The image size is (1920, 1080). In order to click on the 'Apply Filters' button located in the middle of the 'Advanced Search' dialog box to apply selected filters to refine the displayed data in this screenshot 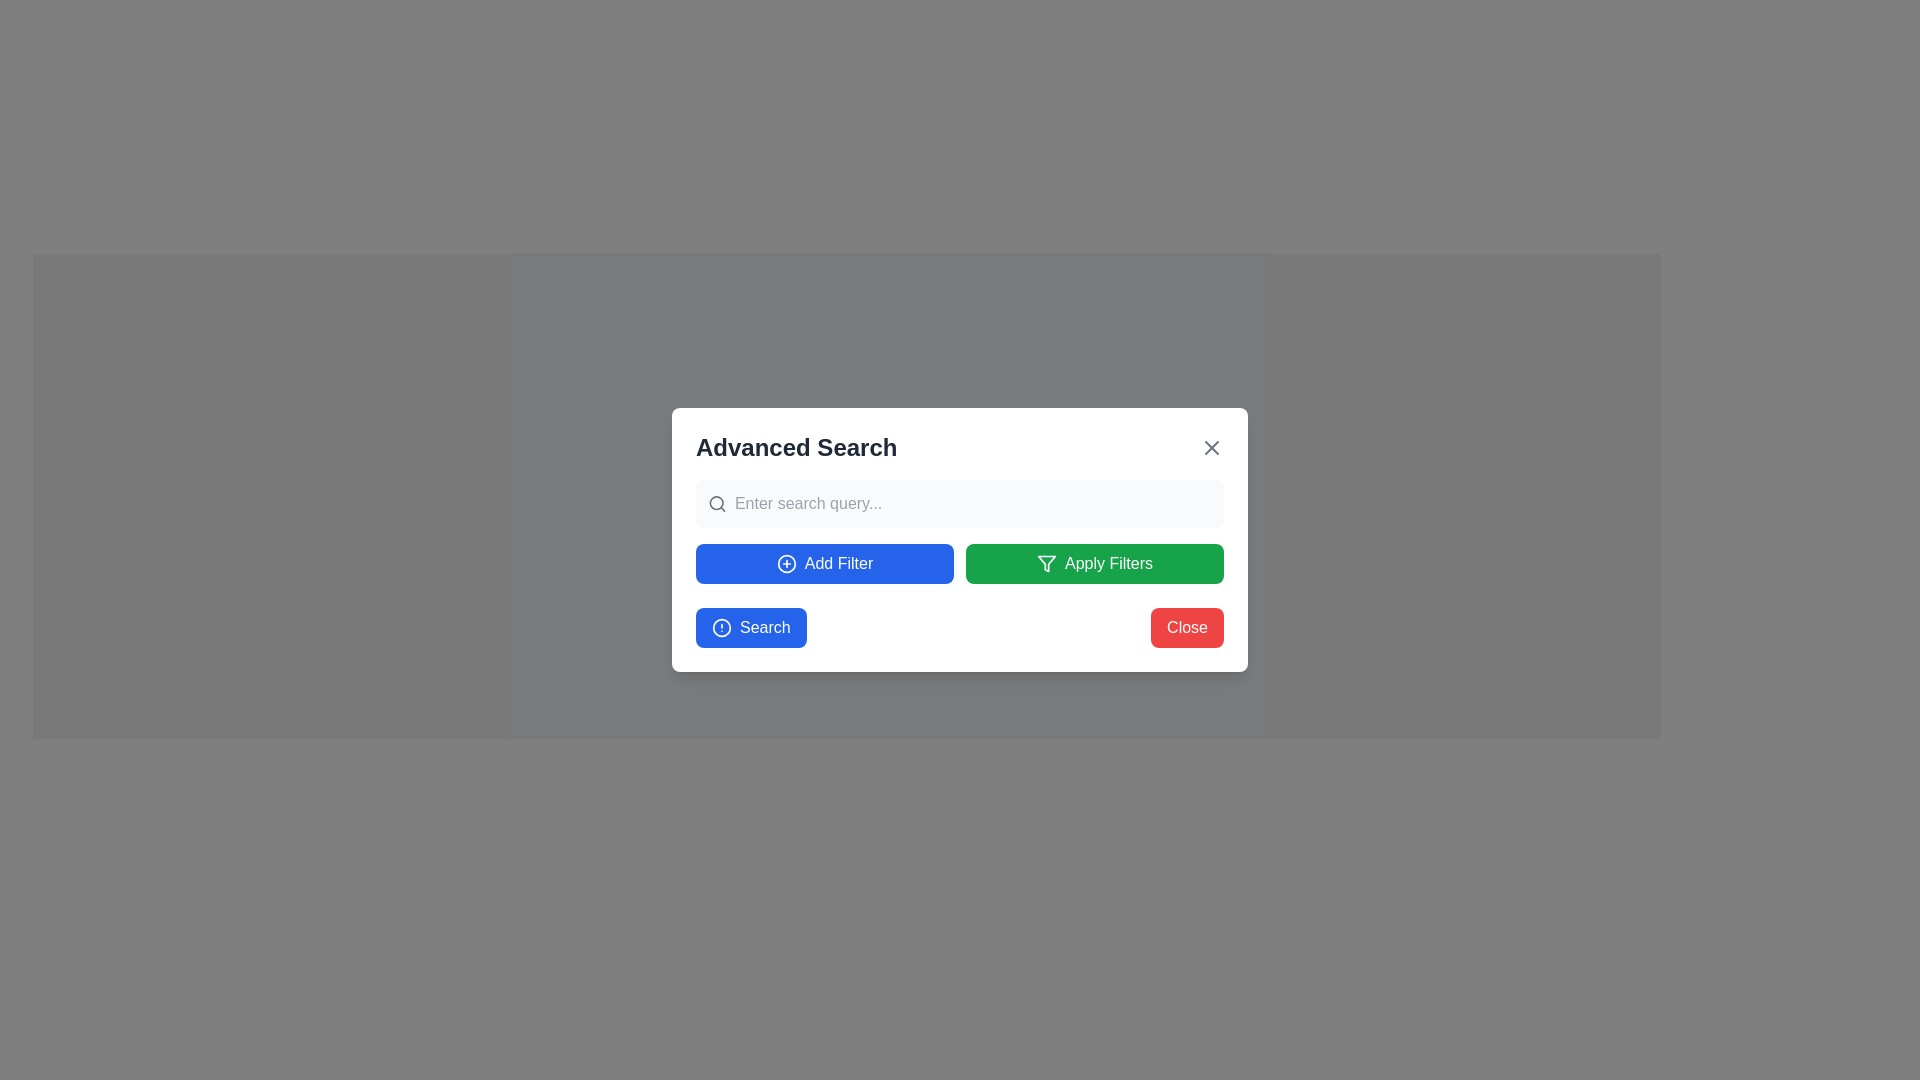, I will do `click(1093, 563)`.